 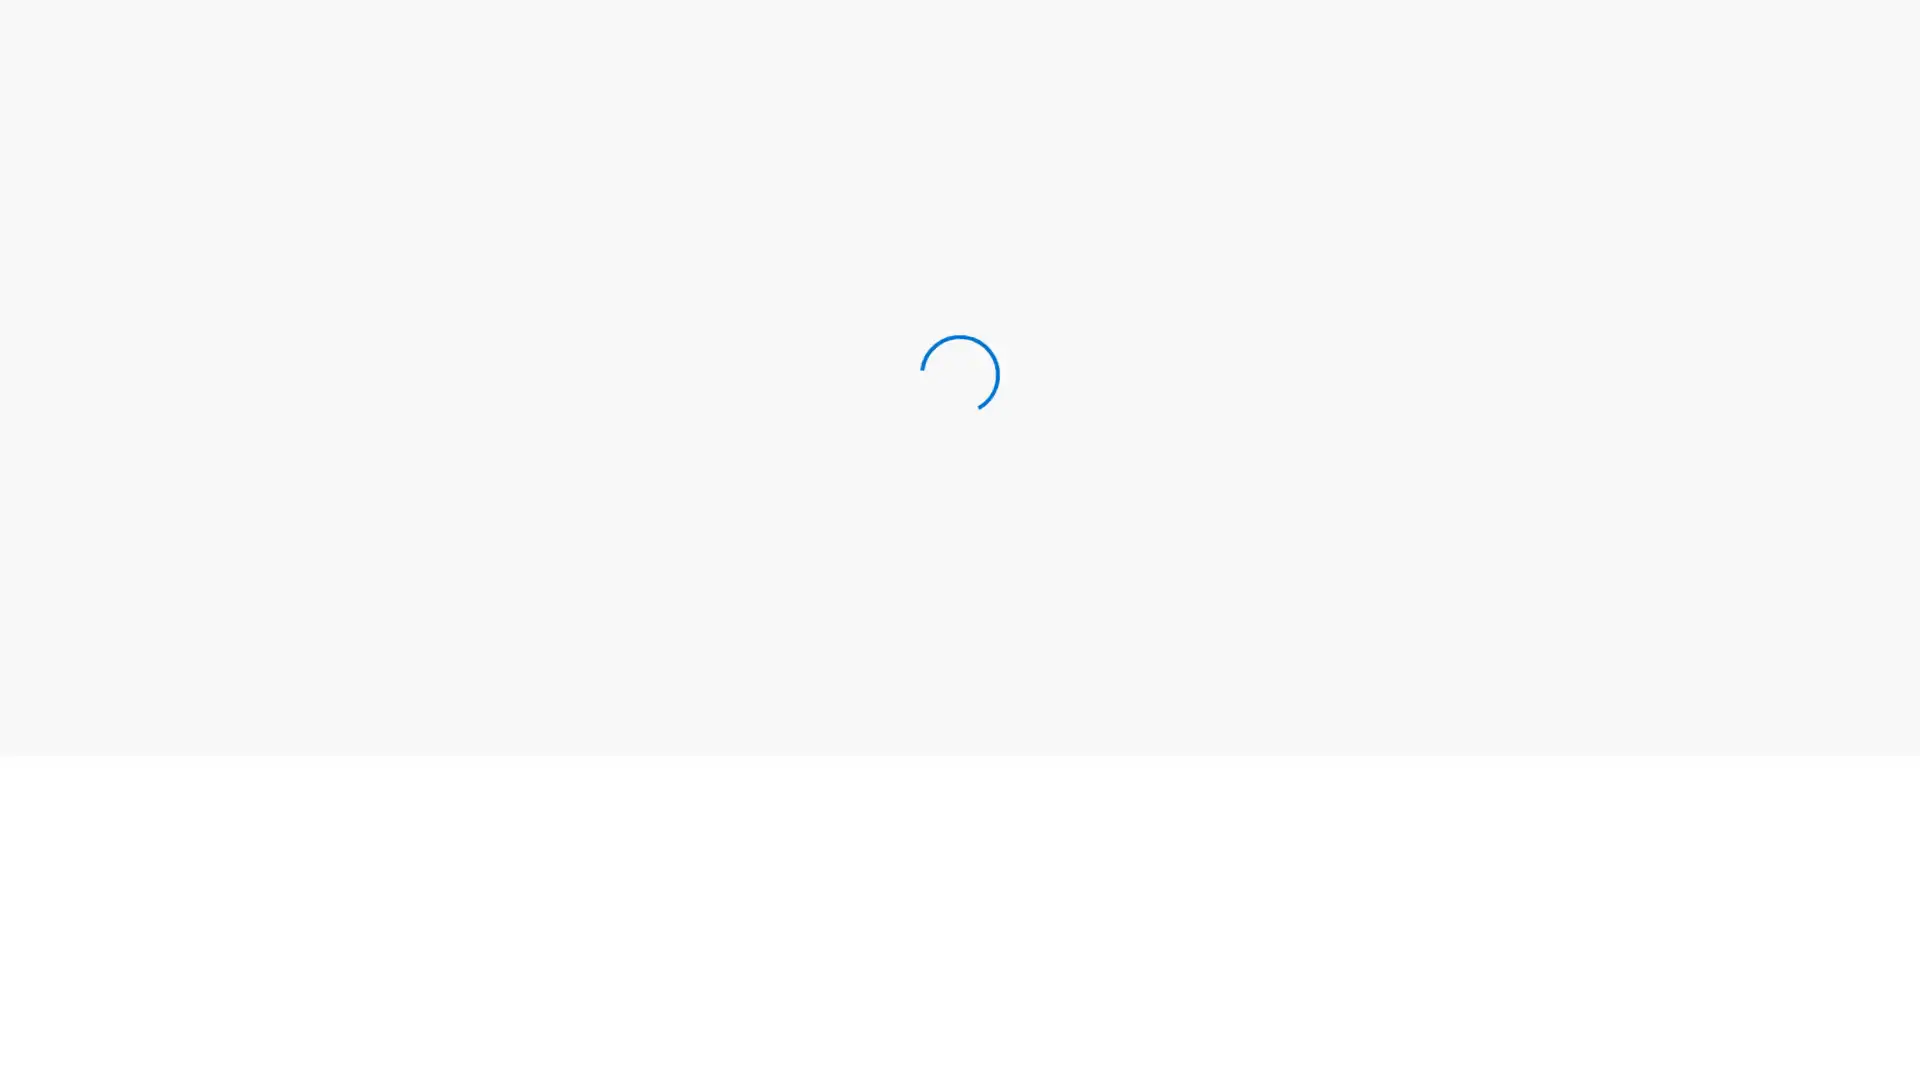 I want to click on Create a Username, so click(x=497, y=373).